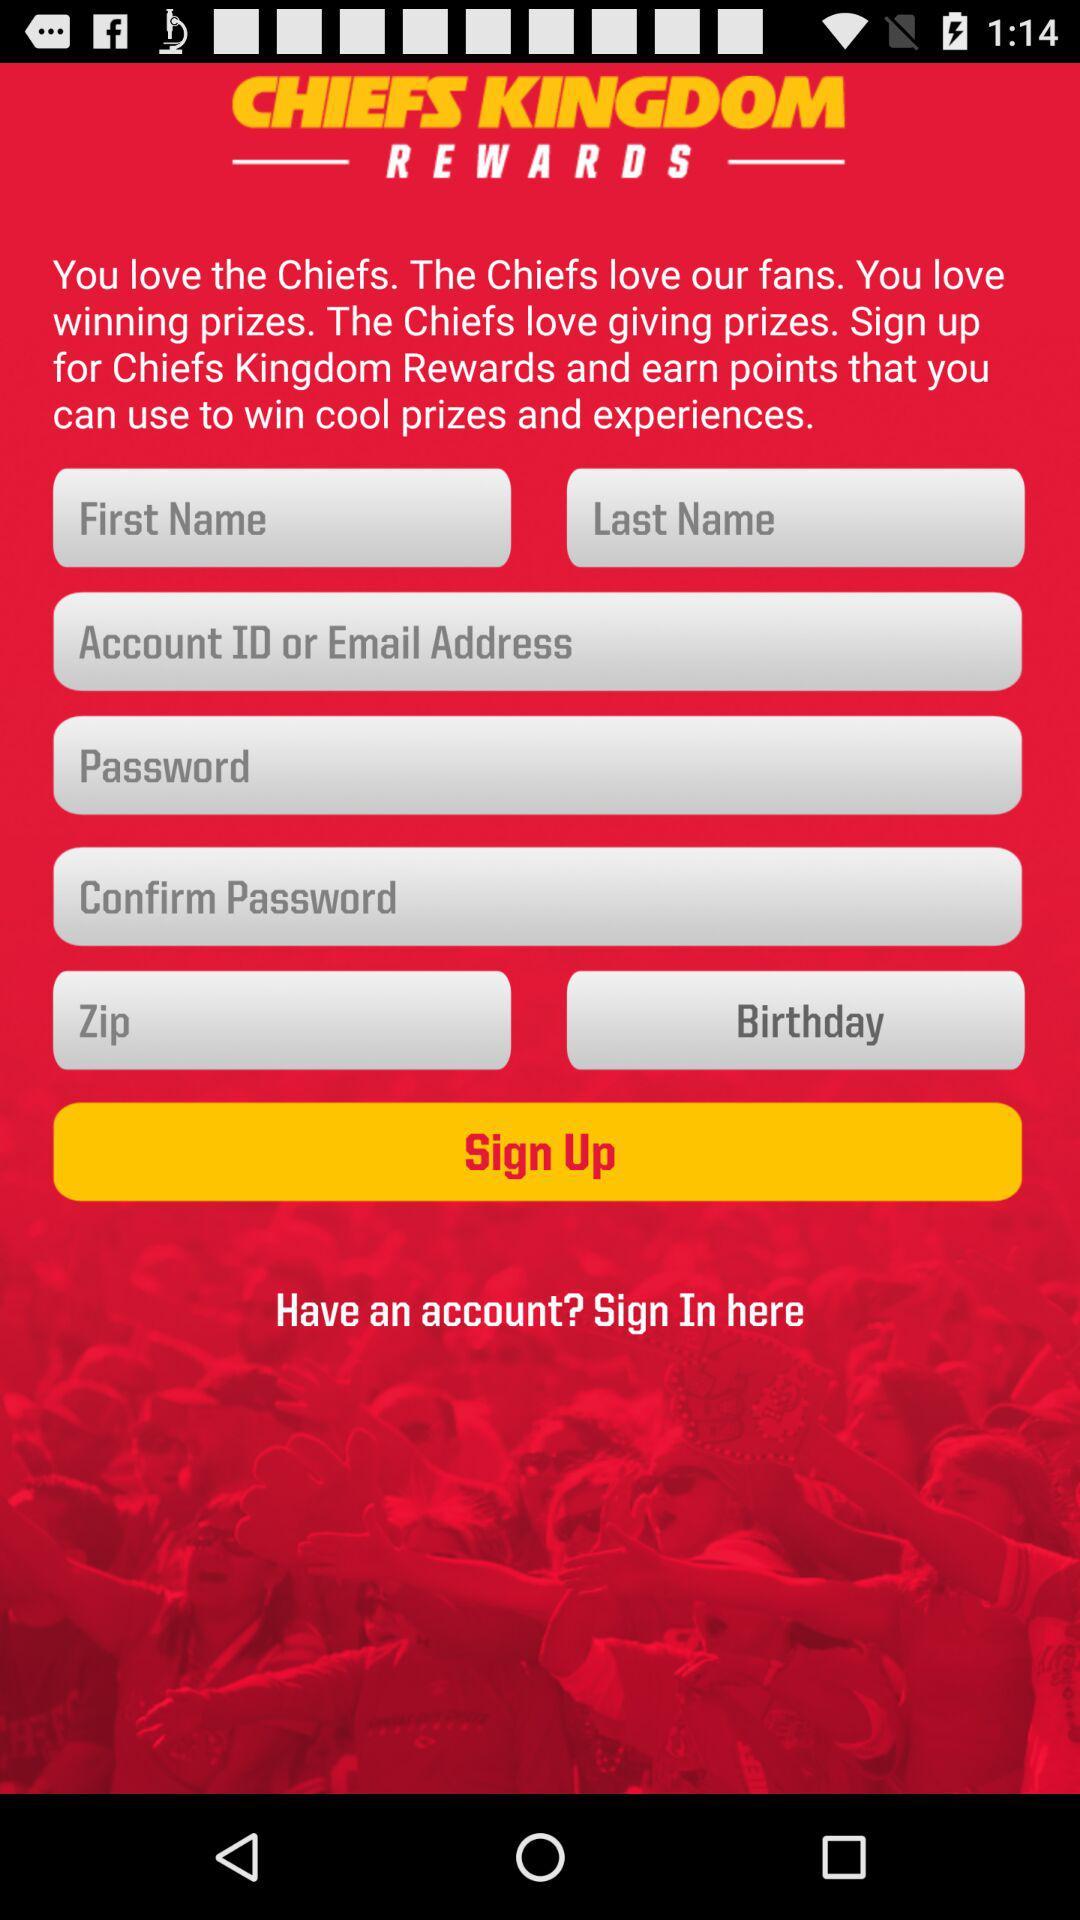 This screenshot has width=1080, height=1920. What do you see at coordinates (540, 764) in the screenshot?
I see `the password` at bounding box center [540, 764].